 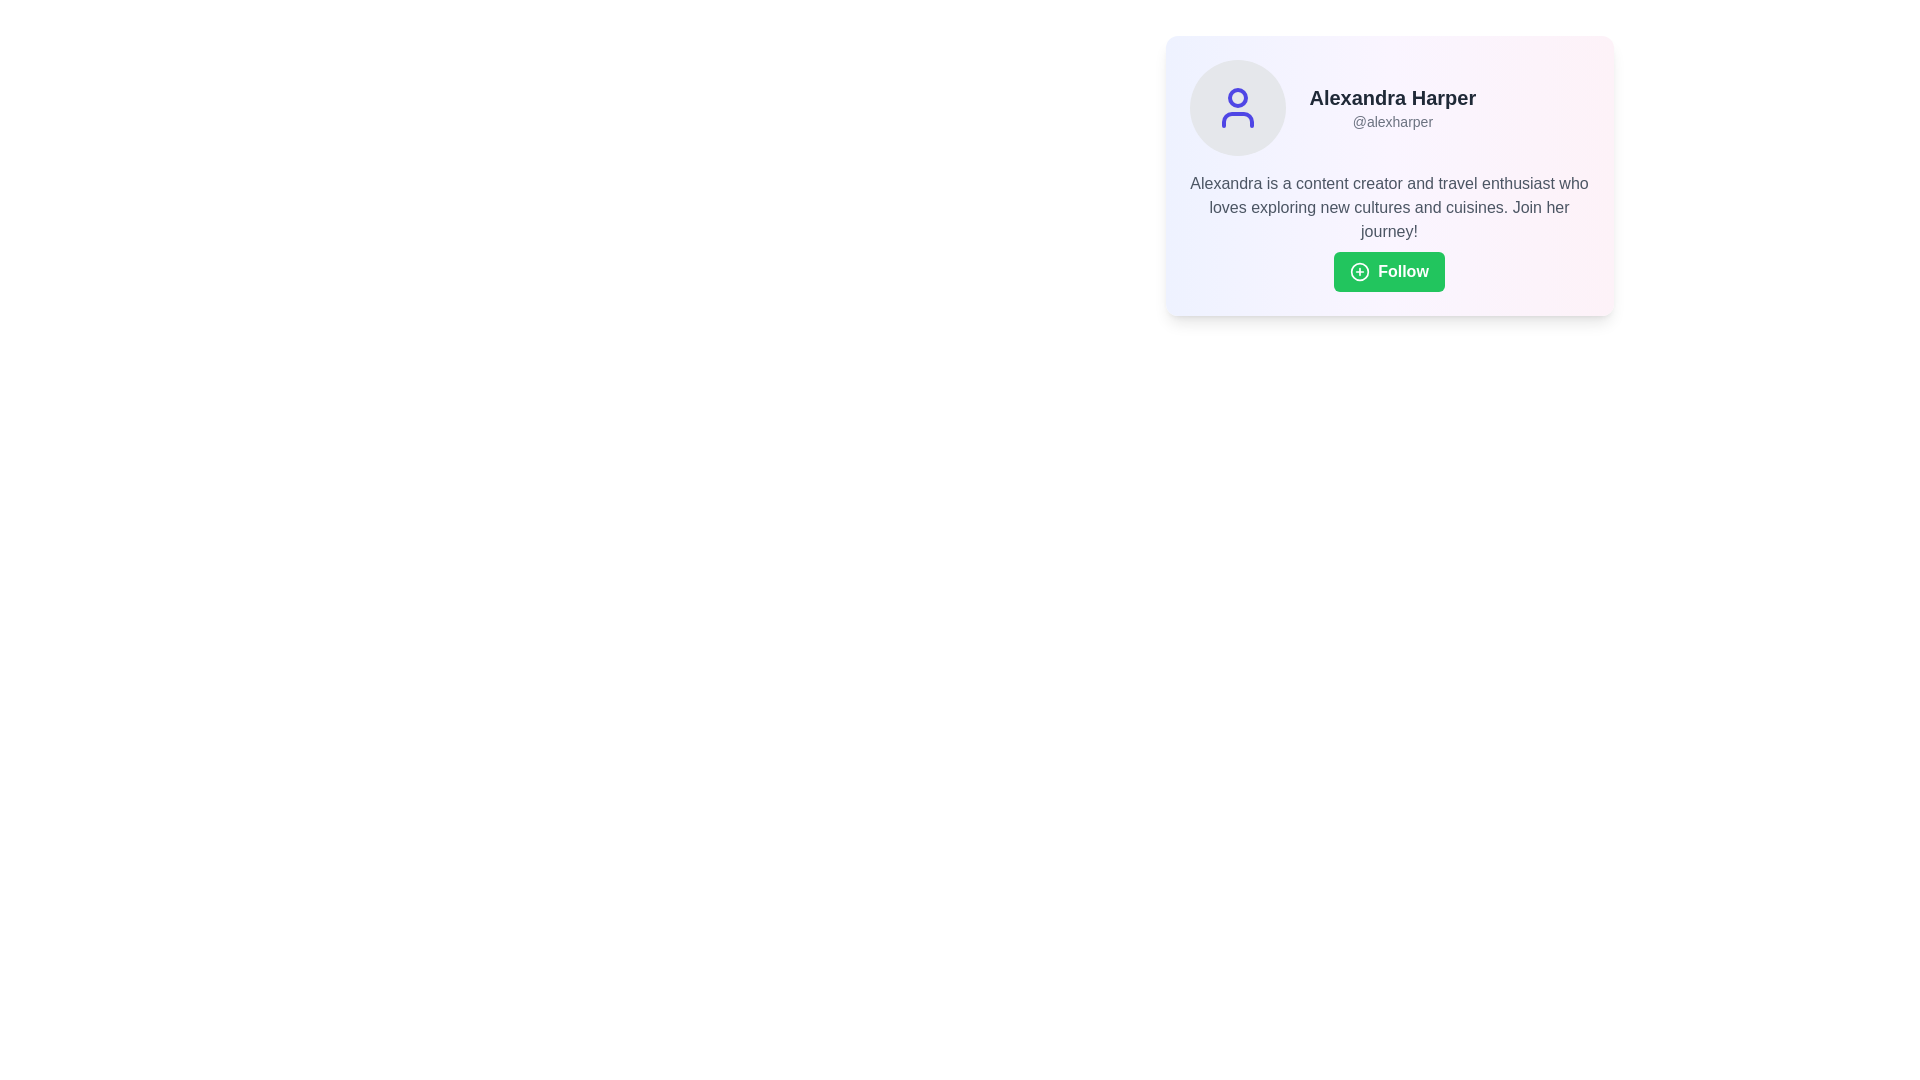 I want to click on the user profile icon located in the top-left corner of the profile card, above the name 'Alexandra Harper' and her username, so click(x=1236, y=108).